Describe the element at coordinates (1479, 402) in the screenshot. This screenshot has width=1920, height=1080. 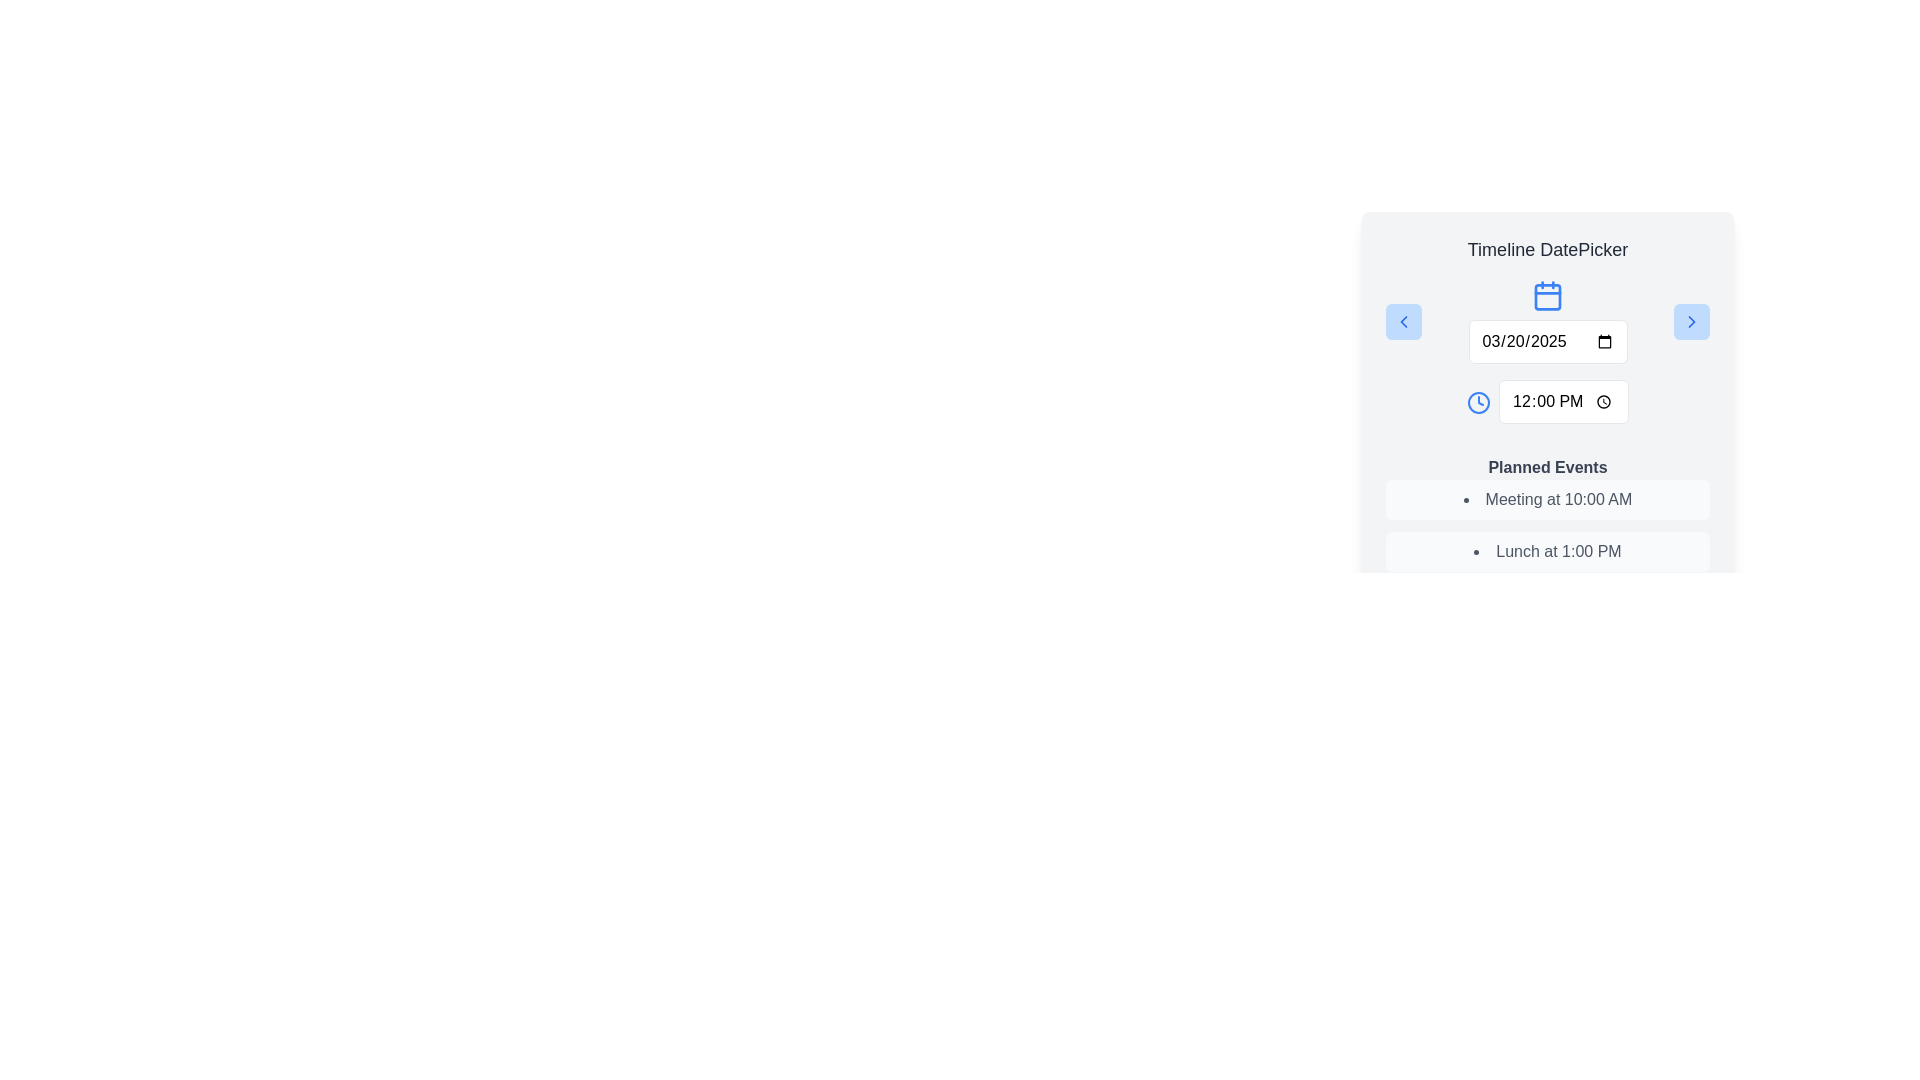
I see `the decorative circle element in the SVG graphic that is part of the clock icon, which is located to the left of the time dropdown in the time picker interface` at that location.